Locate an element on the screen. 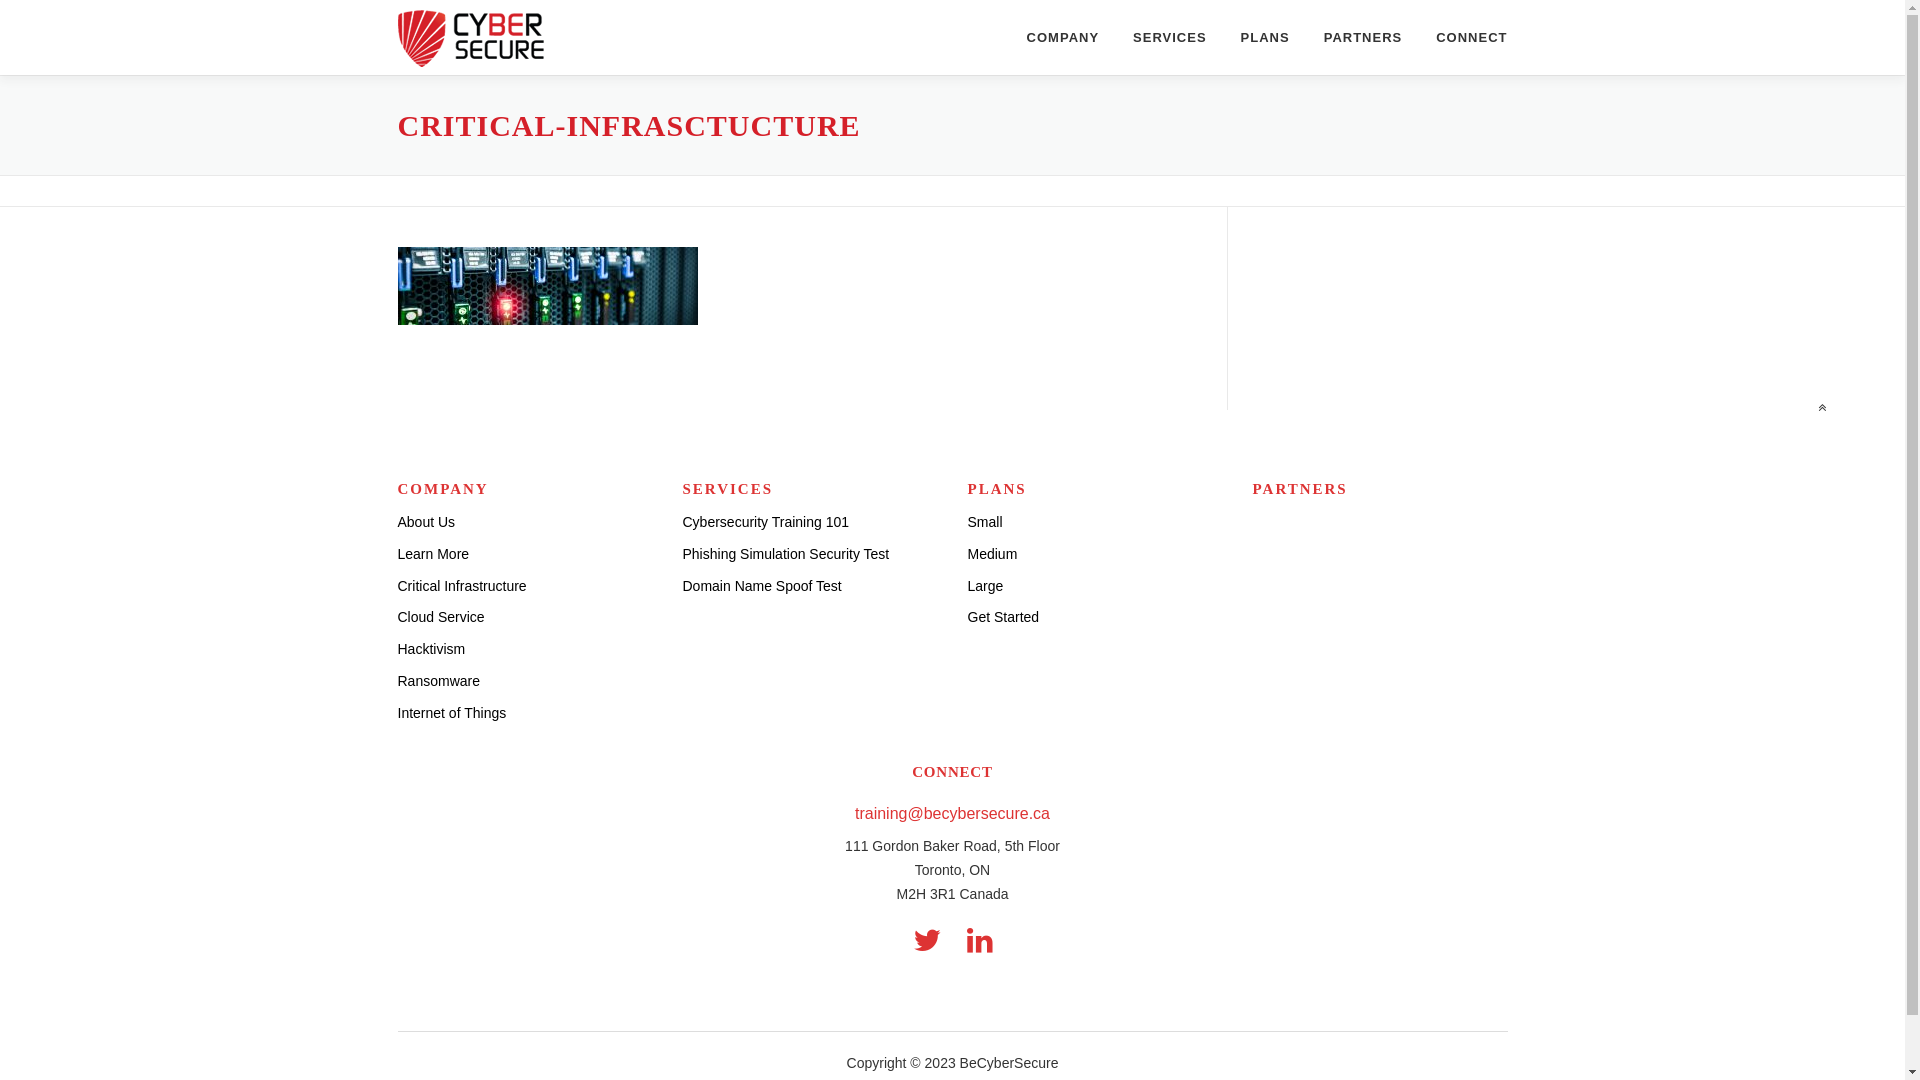 The image size is (1920, 1080). 'About Us' is located at coordinates (426, 520).